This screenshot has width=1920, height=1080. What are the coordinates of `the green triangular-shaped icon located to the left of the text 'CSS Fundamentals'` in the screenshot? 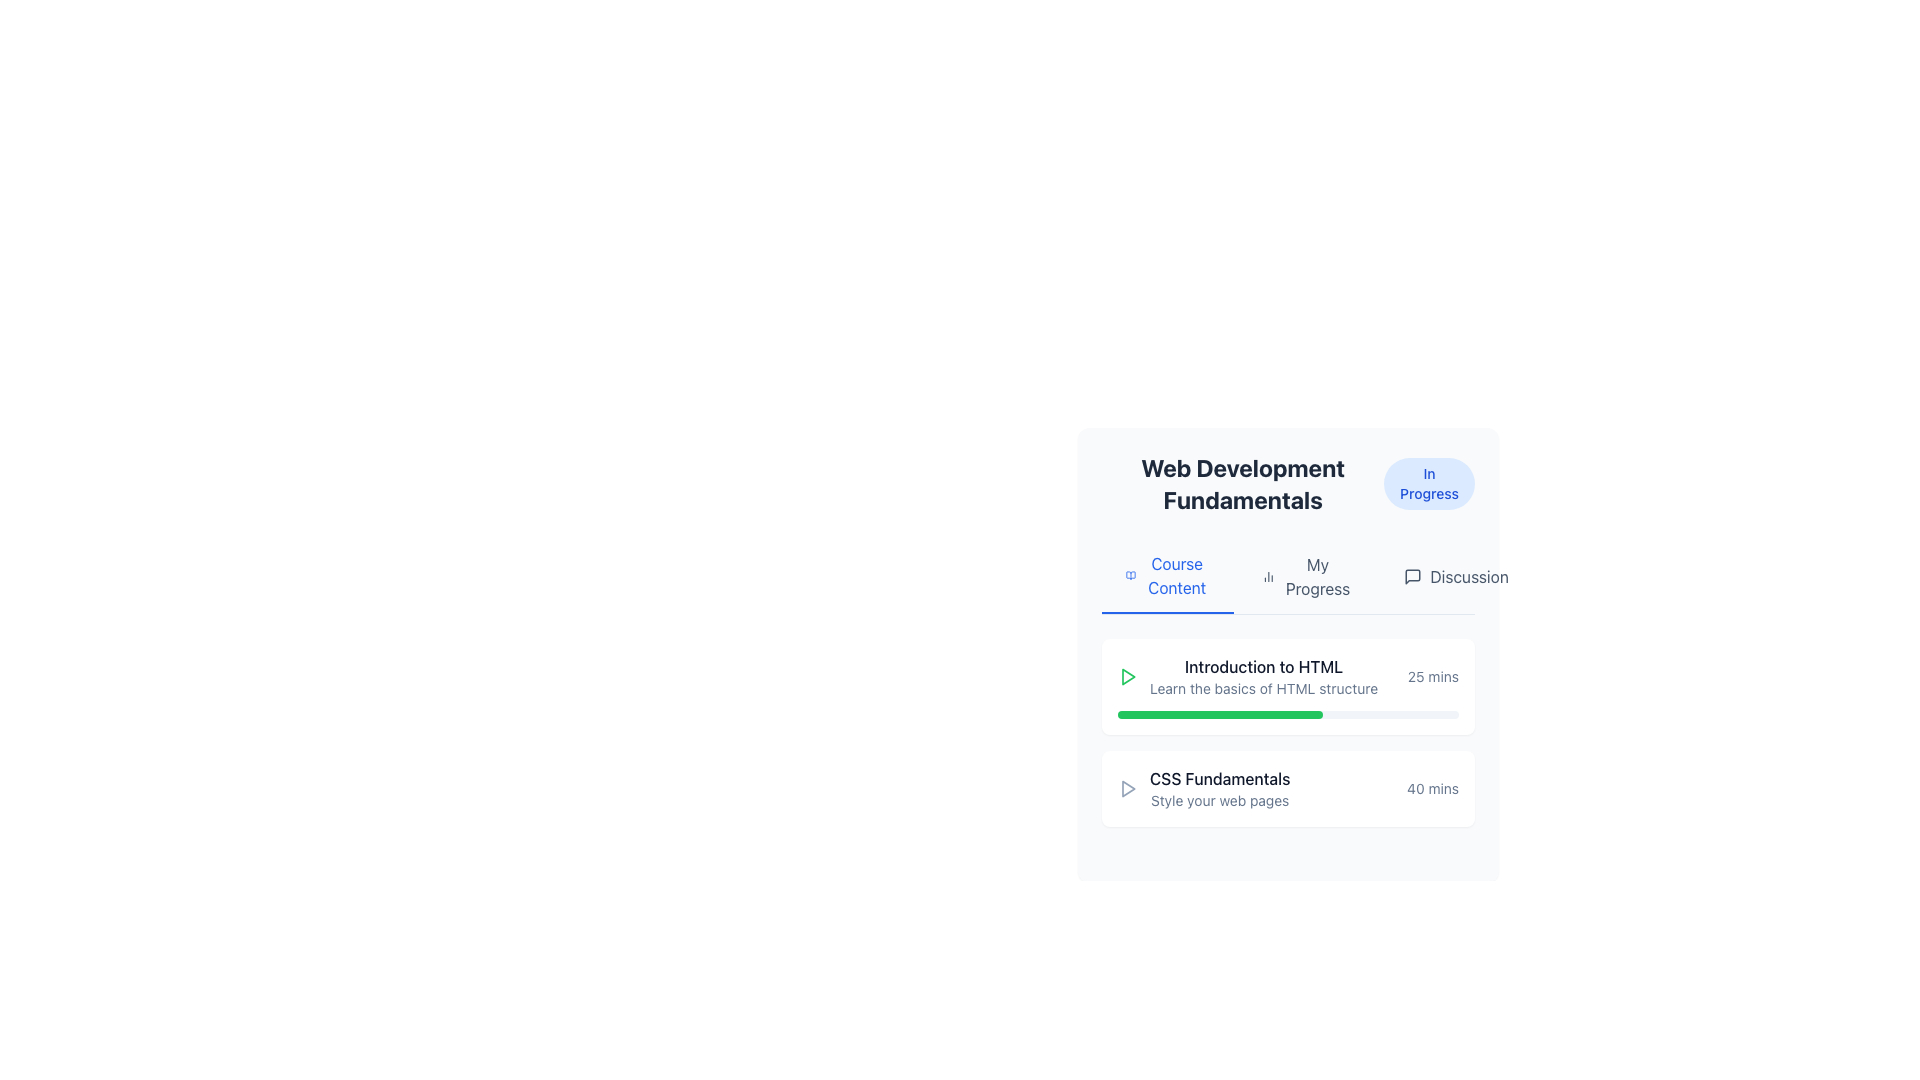 It's located at (1128, 676).